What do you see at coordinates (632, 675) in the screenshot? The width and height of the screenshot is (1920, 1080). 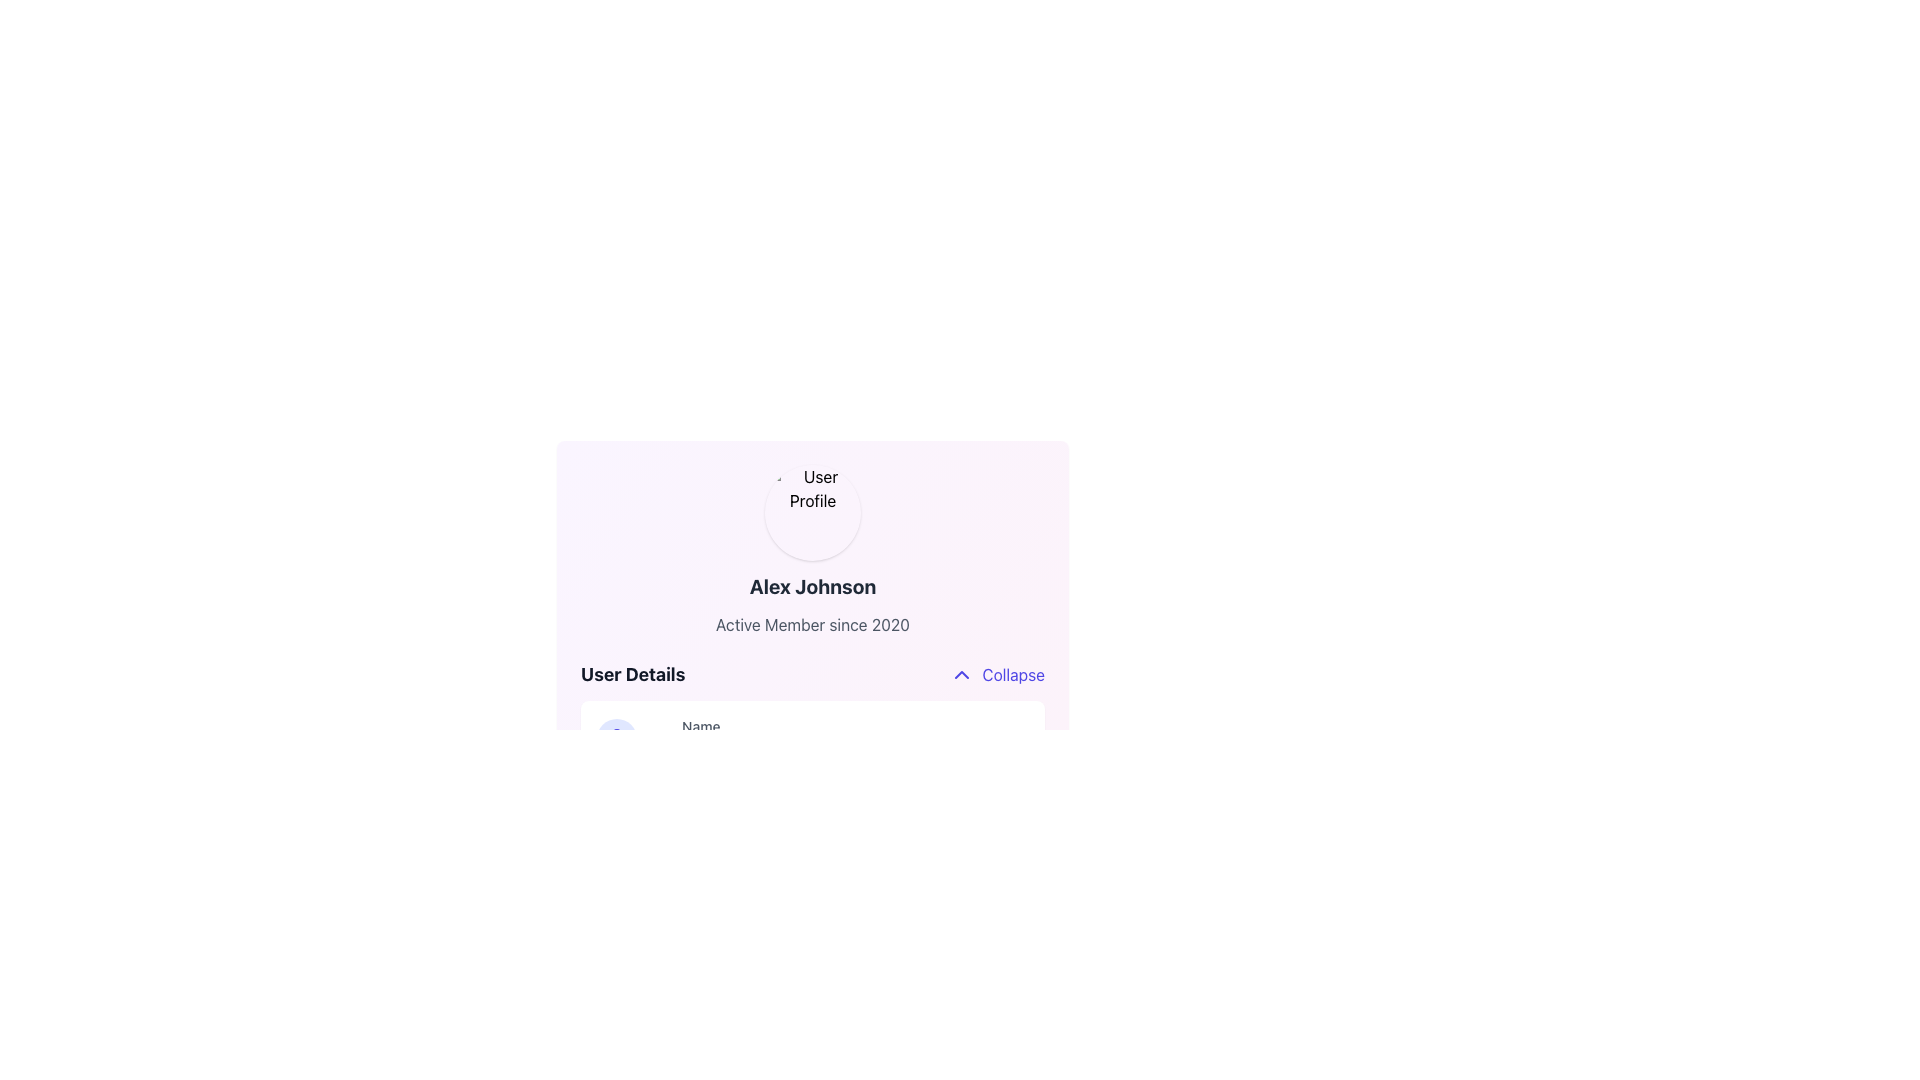 I see `'User Details' header label located on the far left above the details area in the user profile section to understand the section context` at bounding box center [632, 675].